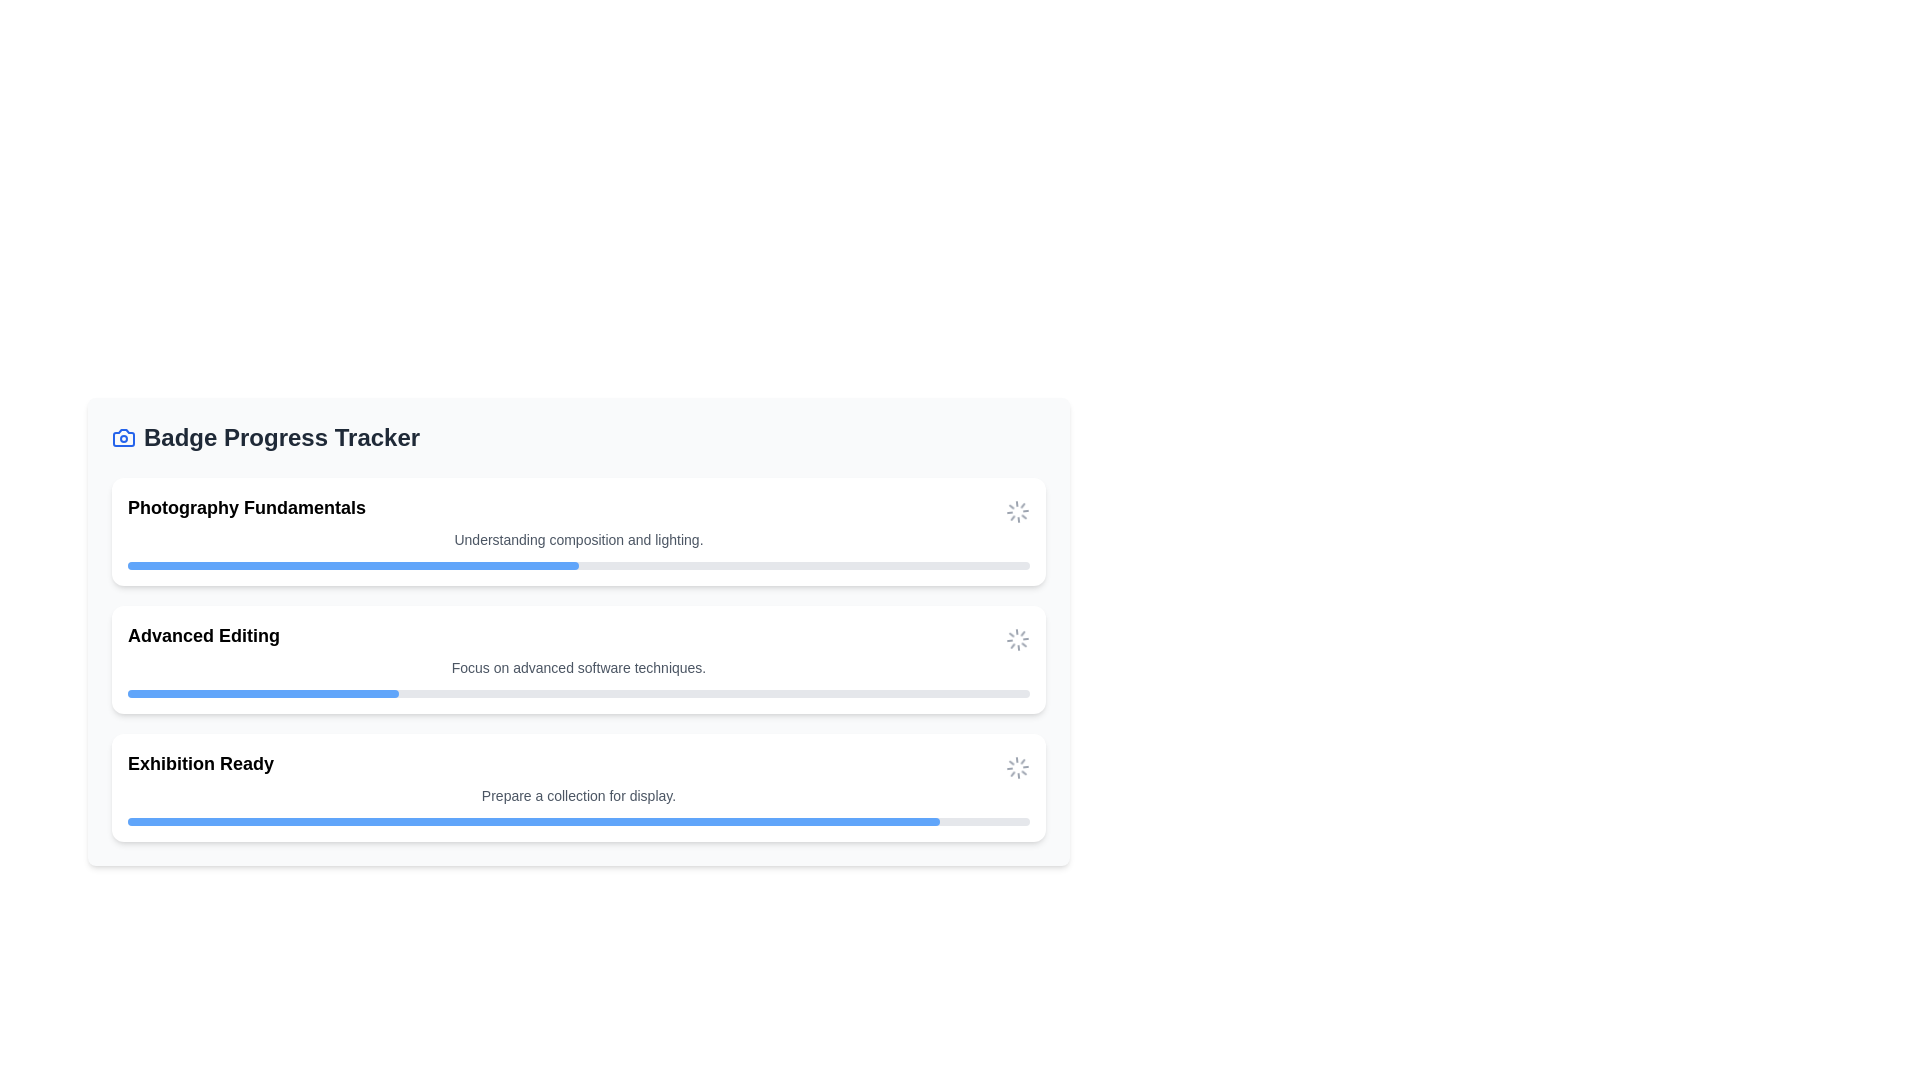 This screenshot has height=1080, width=1920. Describe the element at coordinates (578, 693) in the screenshot. I see `the Progress Bar located in the center of the white card labeled 'Advanced Editing'` at that location.